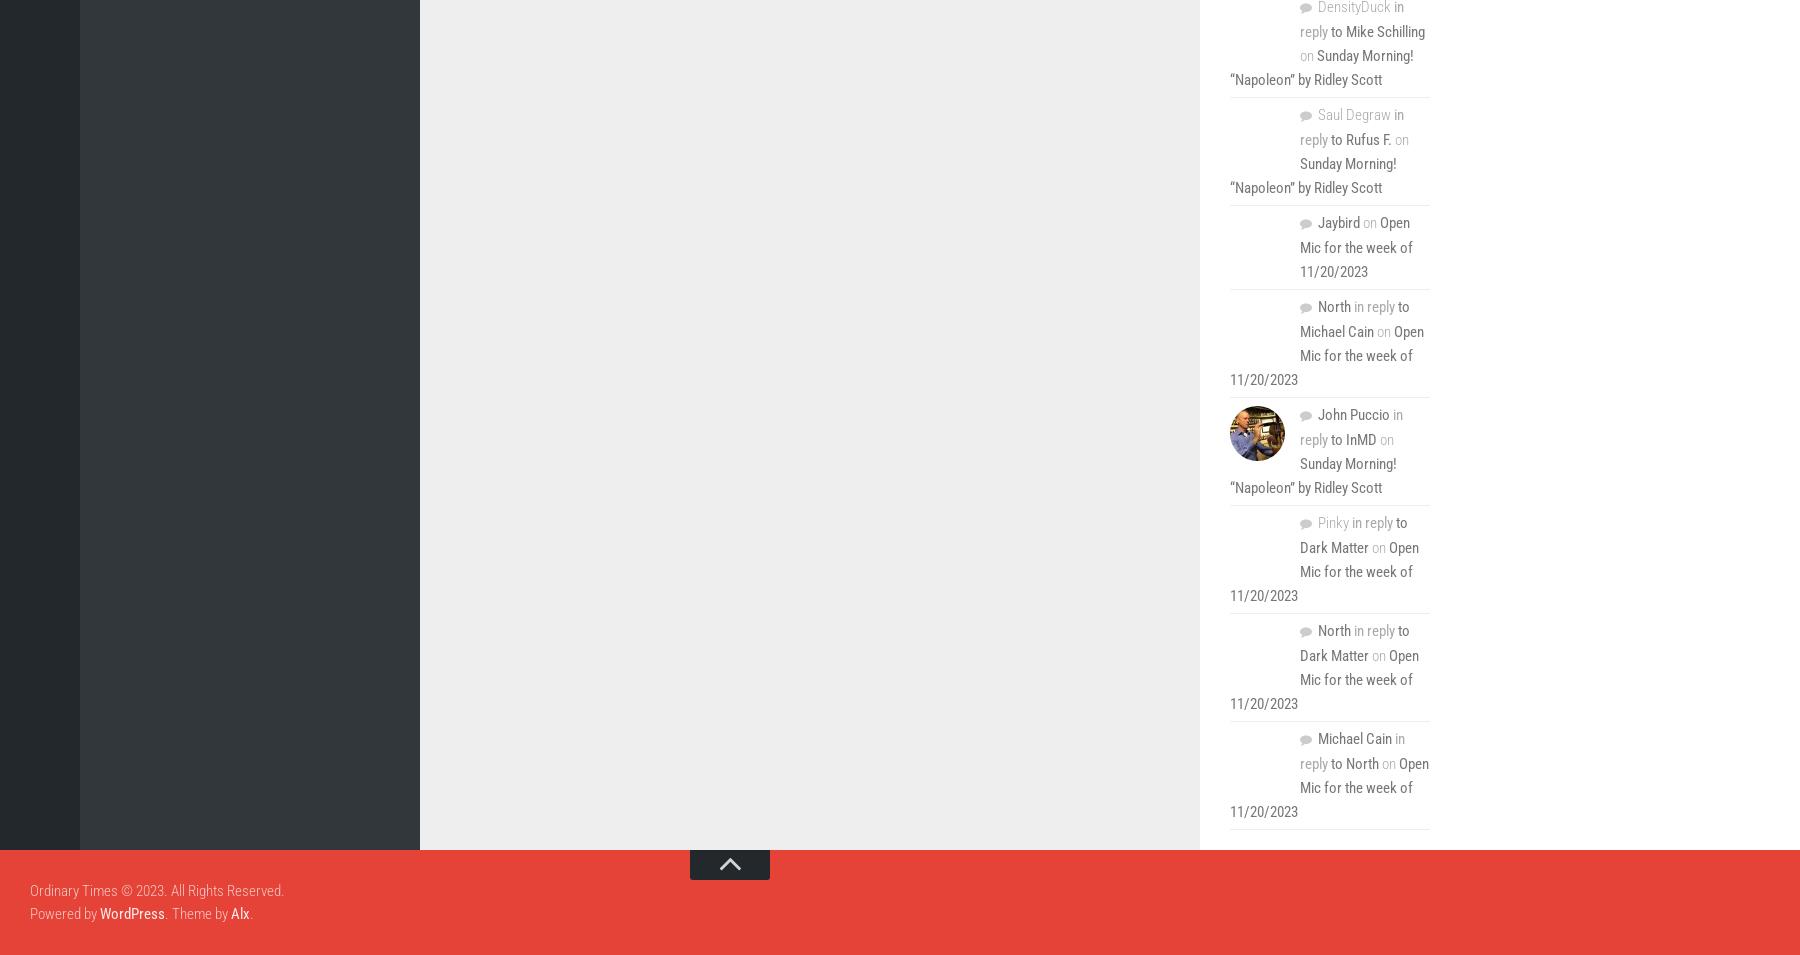 This screenshot has width=1800, height=955. I want to click on 'Jaybird', so click(1339, 222).